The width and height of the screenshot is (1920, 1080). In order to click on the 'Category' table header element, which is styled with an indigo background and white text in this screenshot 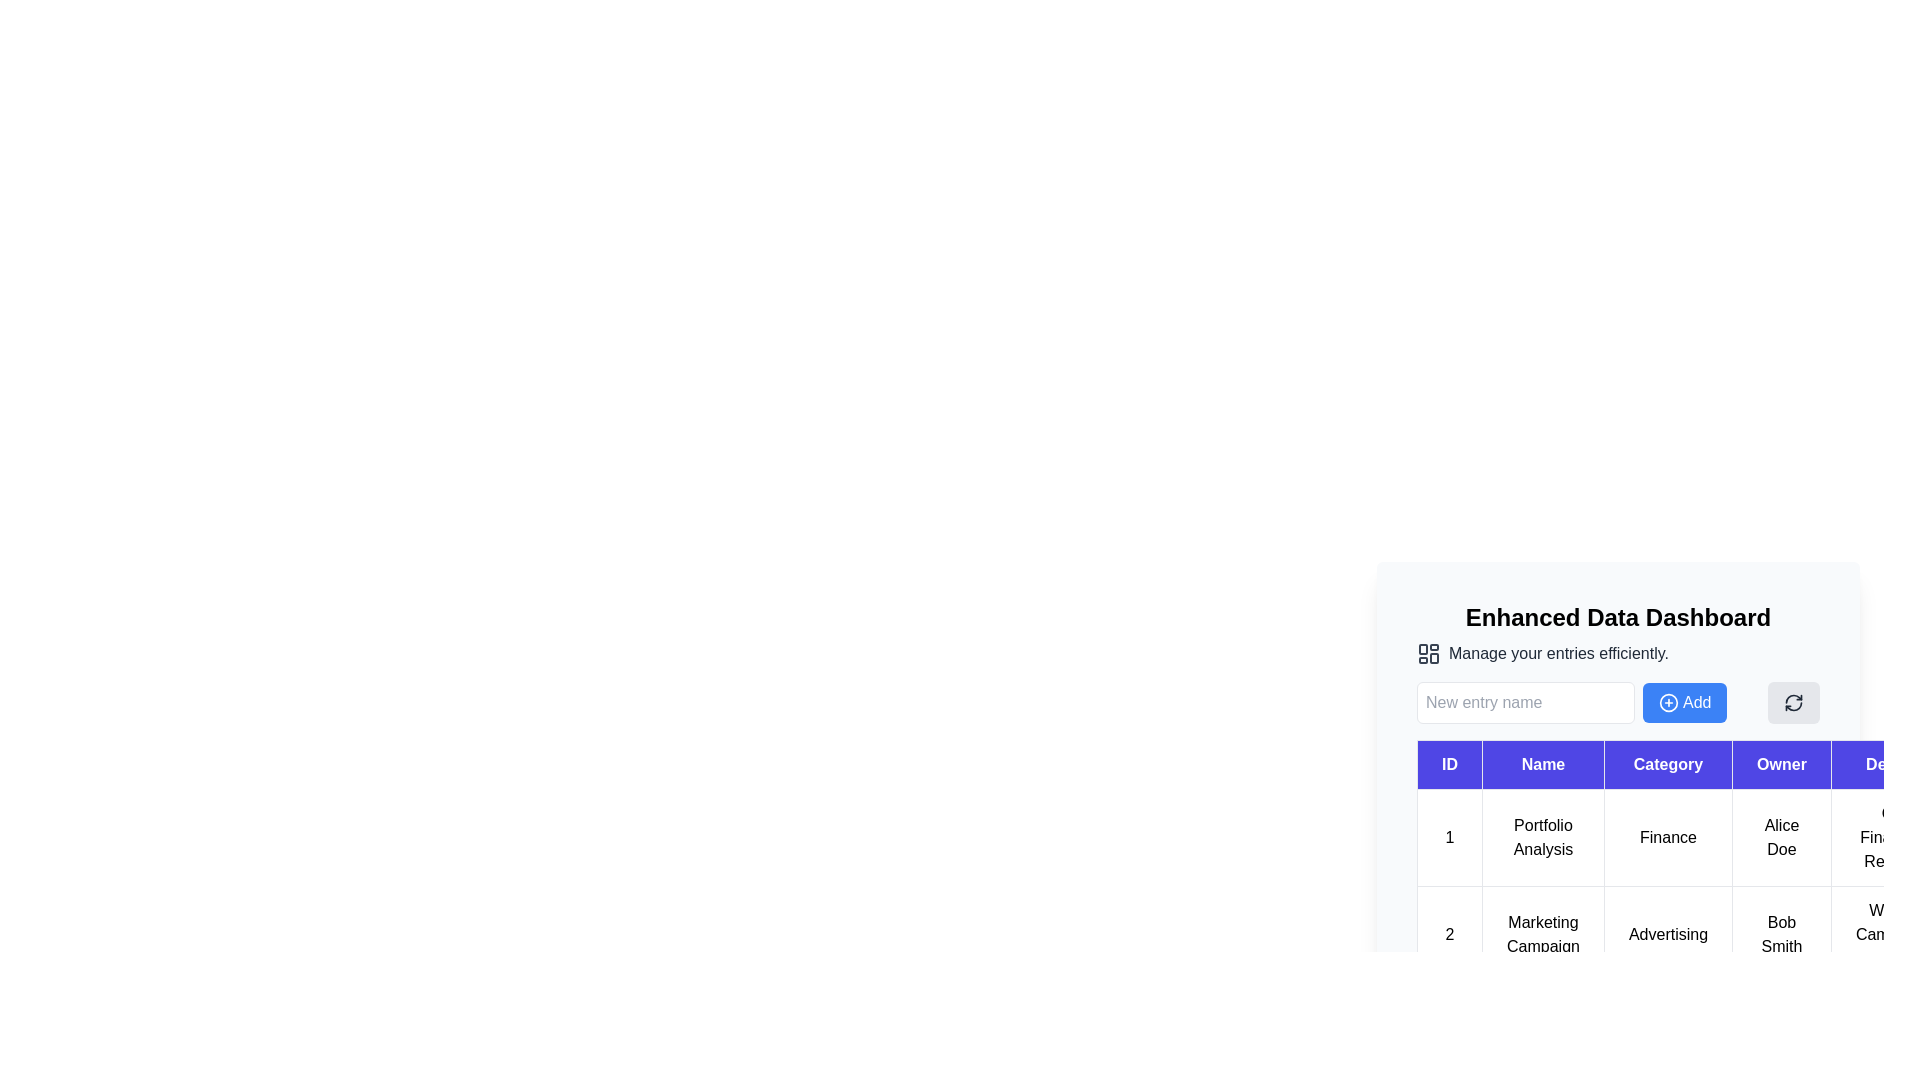, I will do `click(1618, 744)`.